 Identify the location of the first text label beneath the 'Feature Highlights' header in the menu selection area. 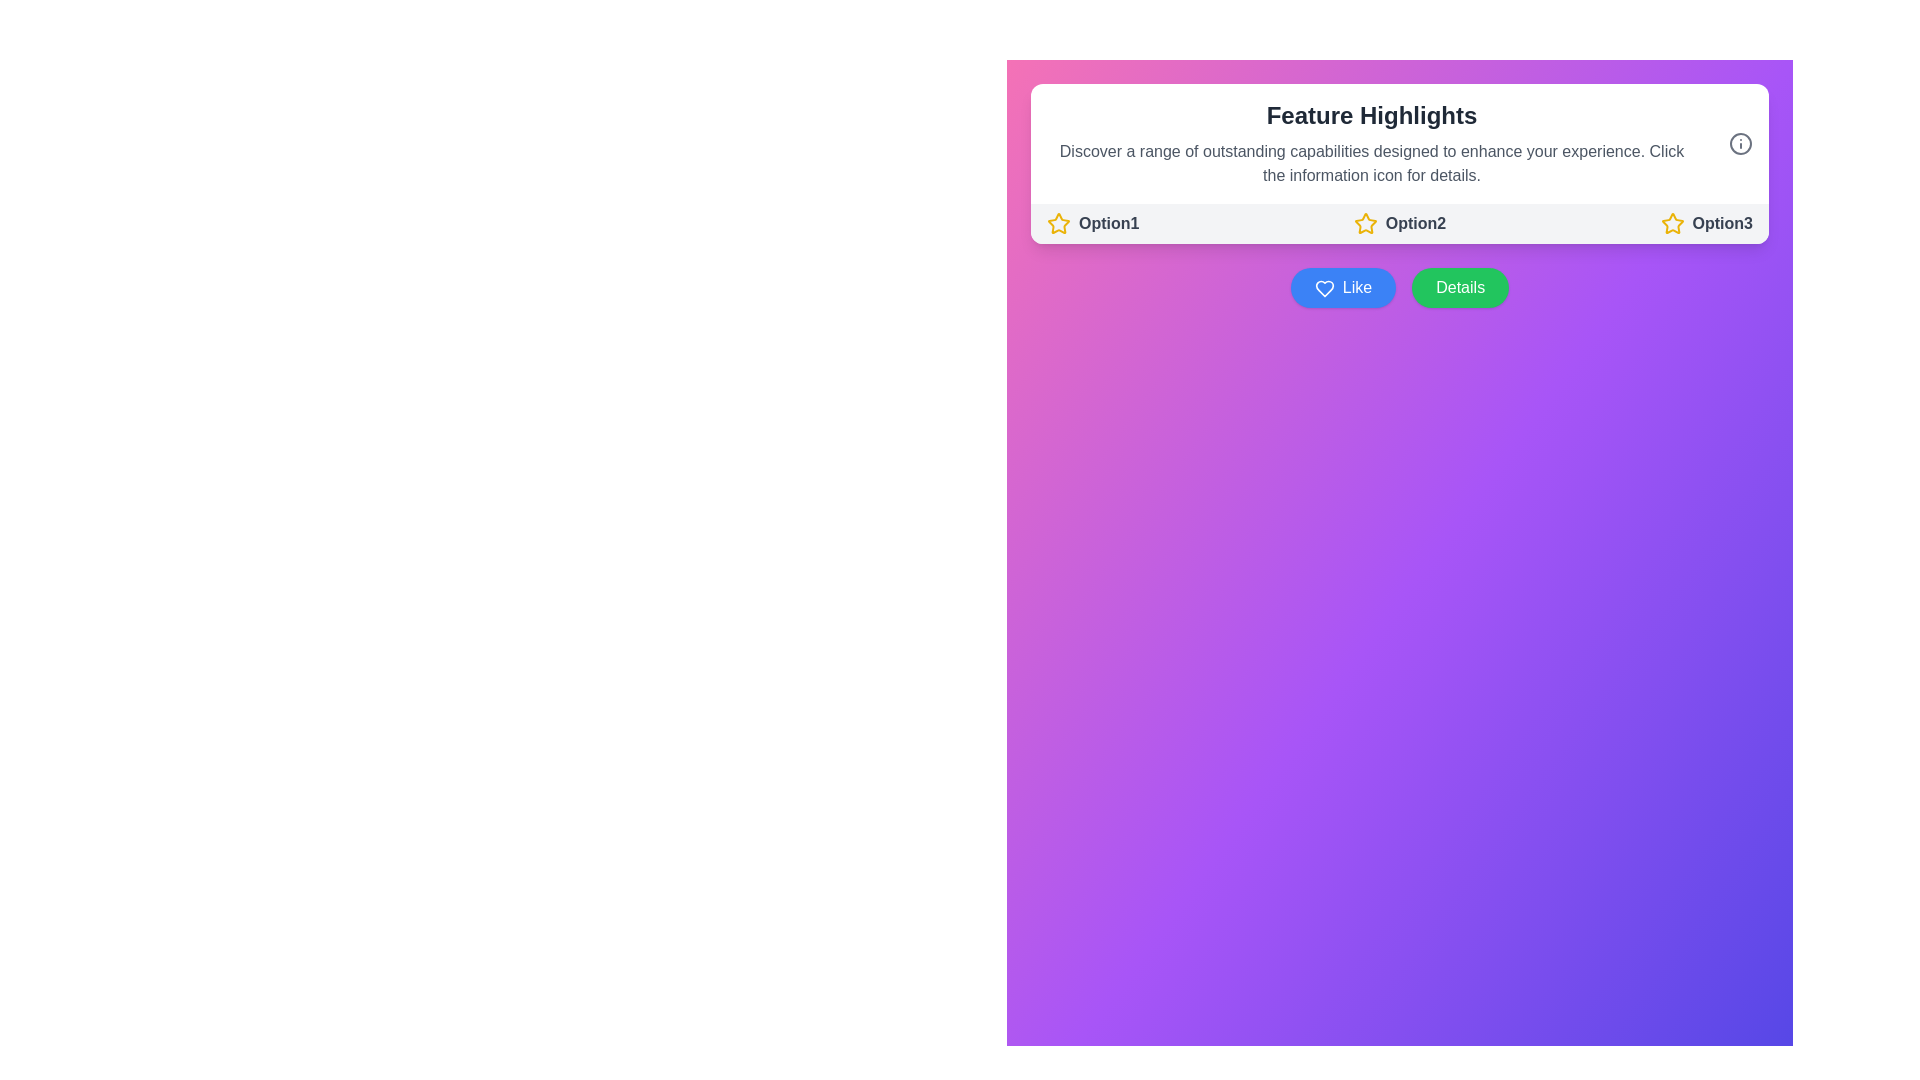
(1108, 223).